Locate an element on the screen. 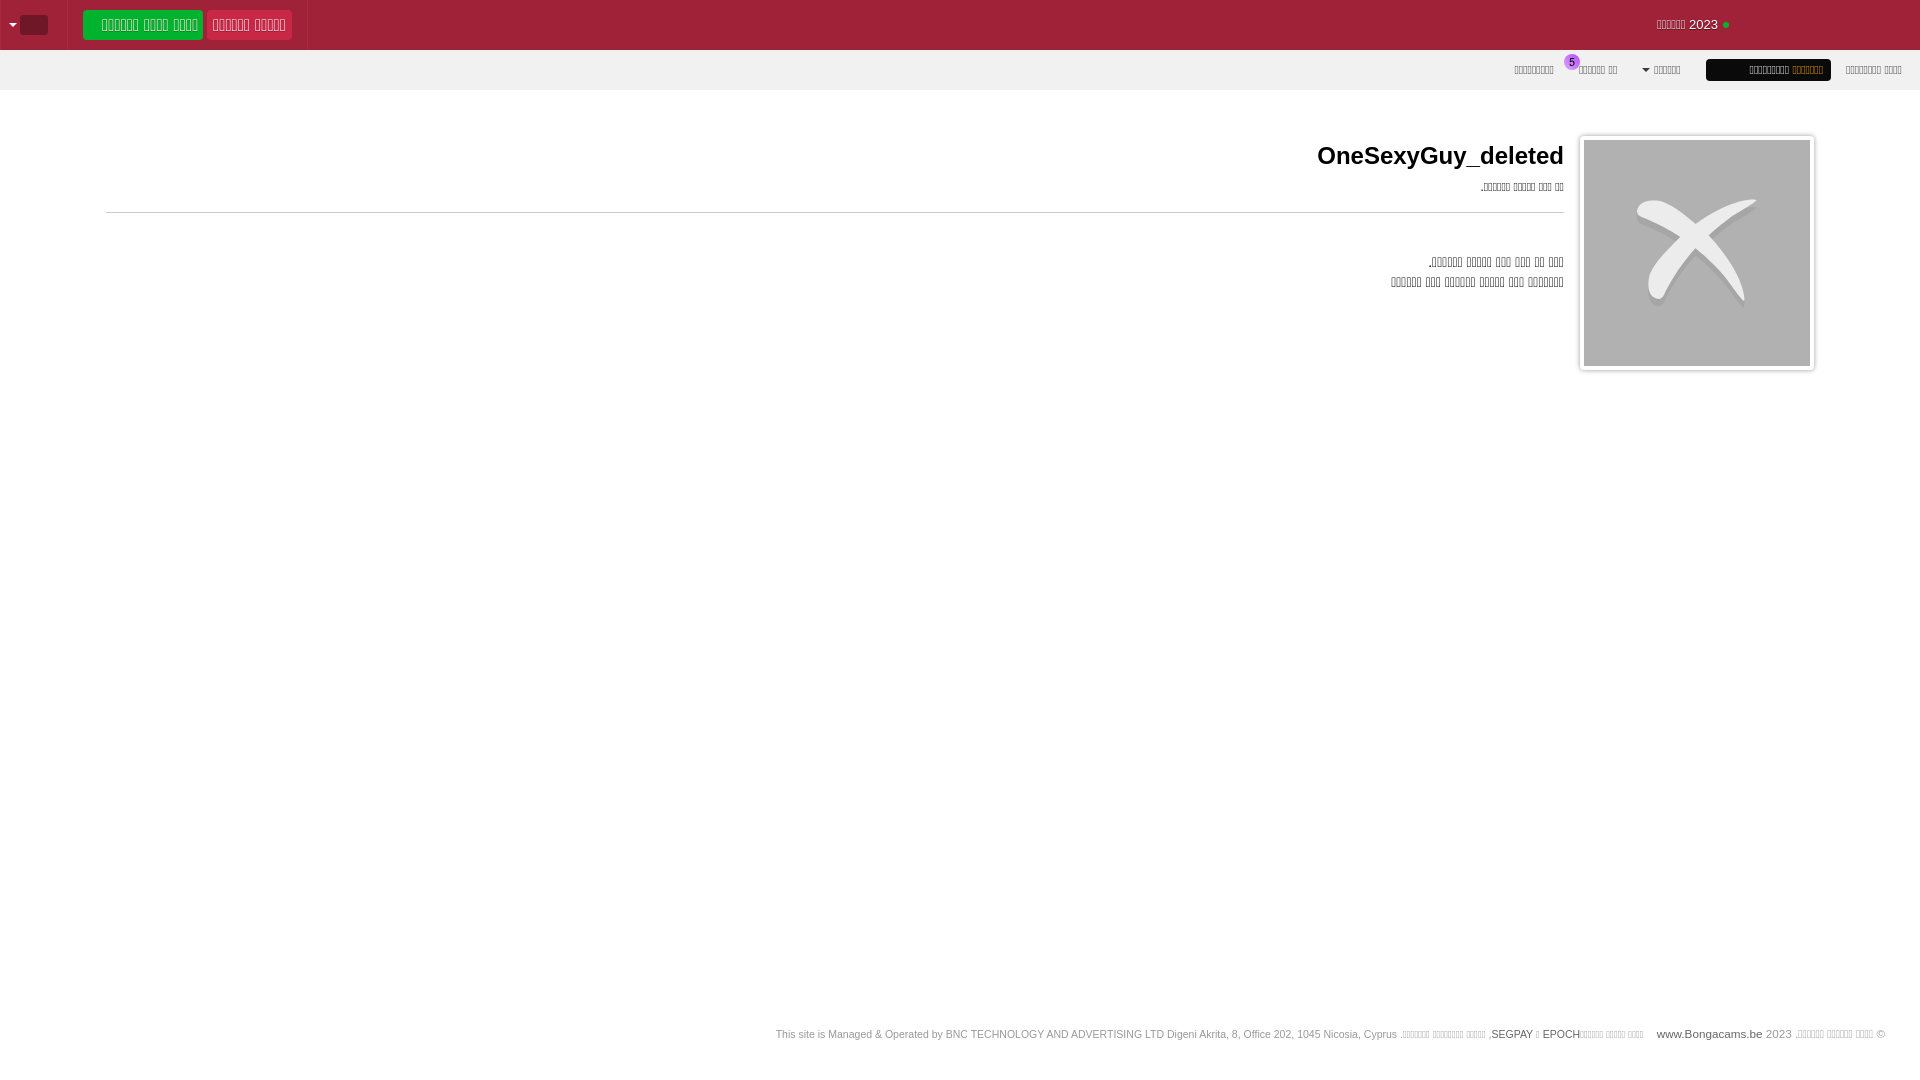 The height and width of the screenshot is (1080, 1920). 'EPOCH' is located at coordinates (1560, 1033).